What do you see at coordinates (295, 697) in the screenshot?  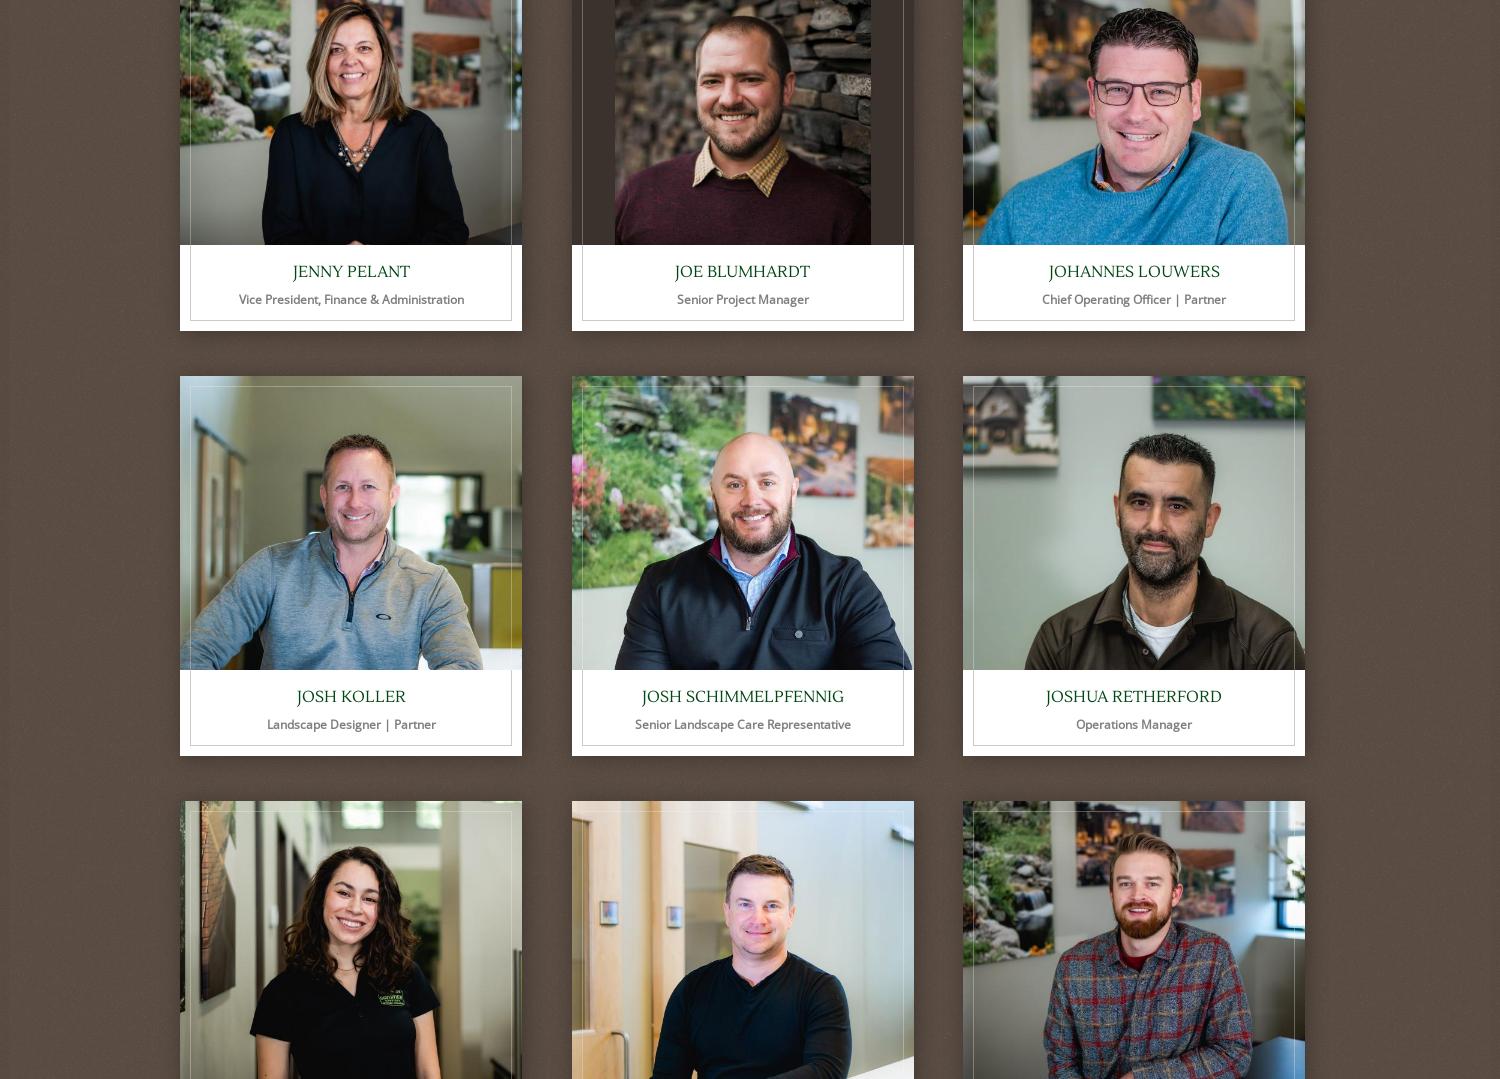 I see `'Josh Koller'` at bounding box center [295, 697].